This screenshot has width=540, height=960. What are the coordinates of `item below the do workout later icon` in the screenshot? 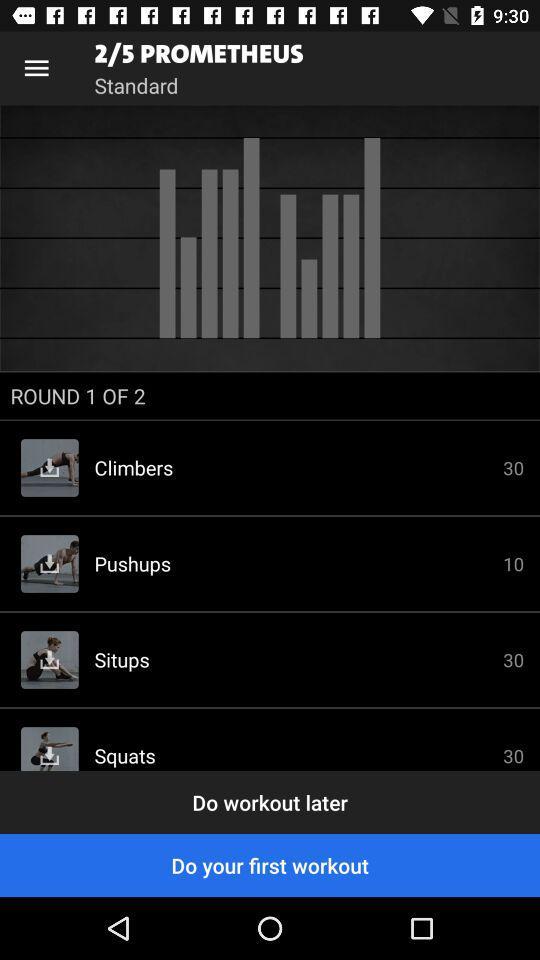 It's located at (270, 864).